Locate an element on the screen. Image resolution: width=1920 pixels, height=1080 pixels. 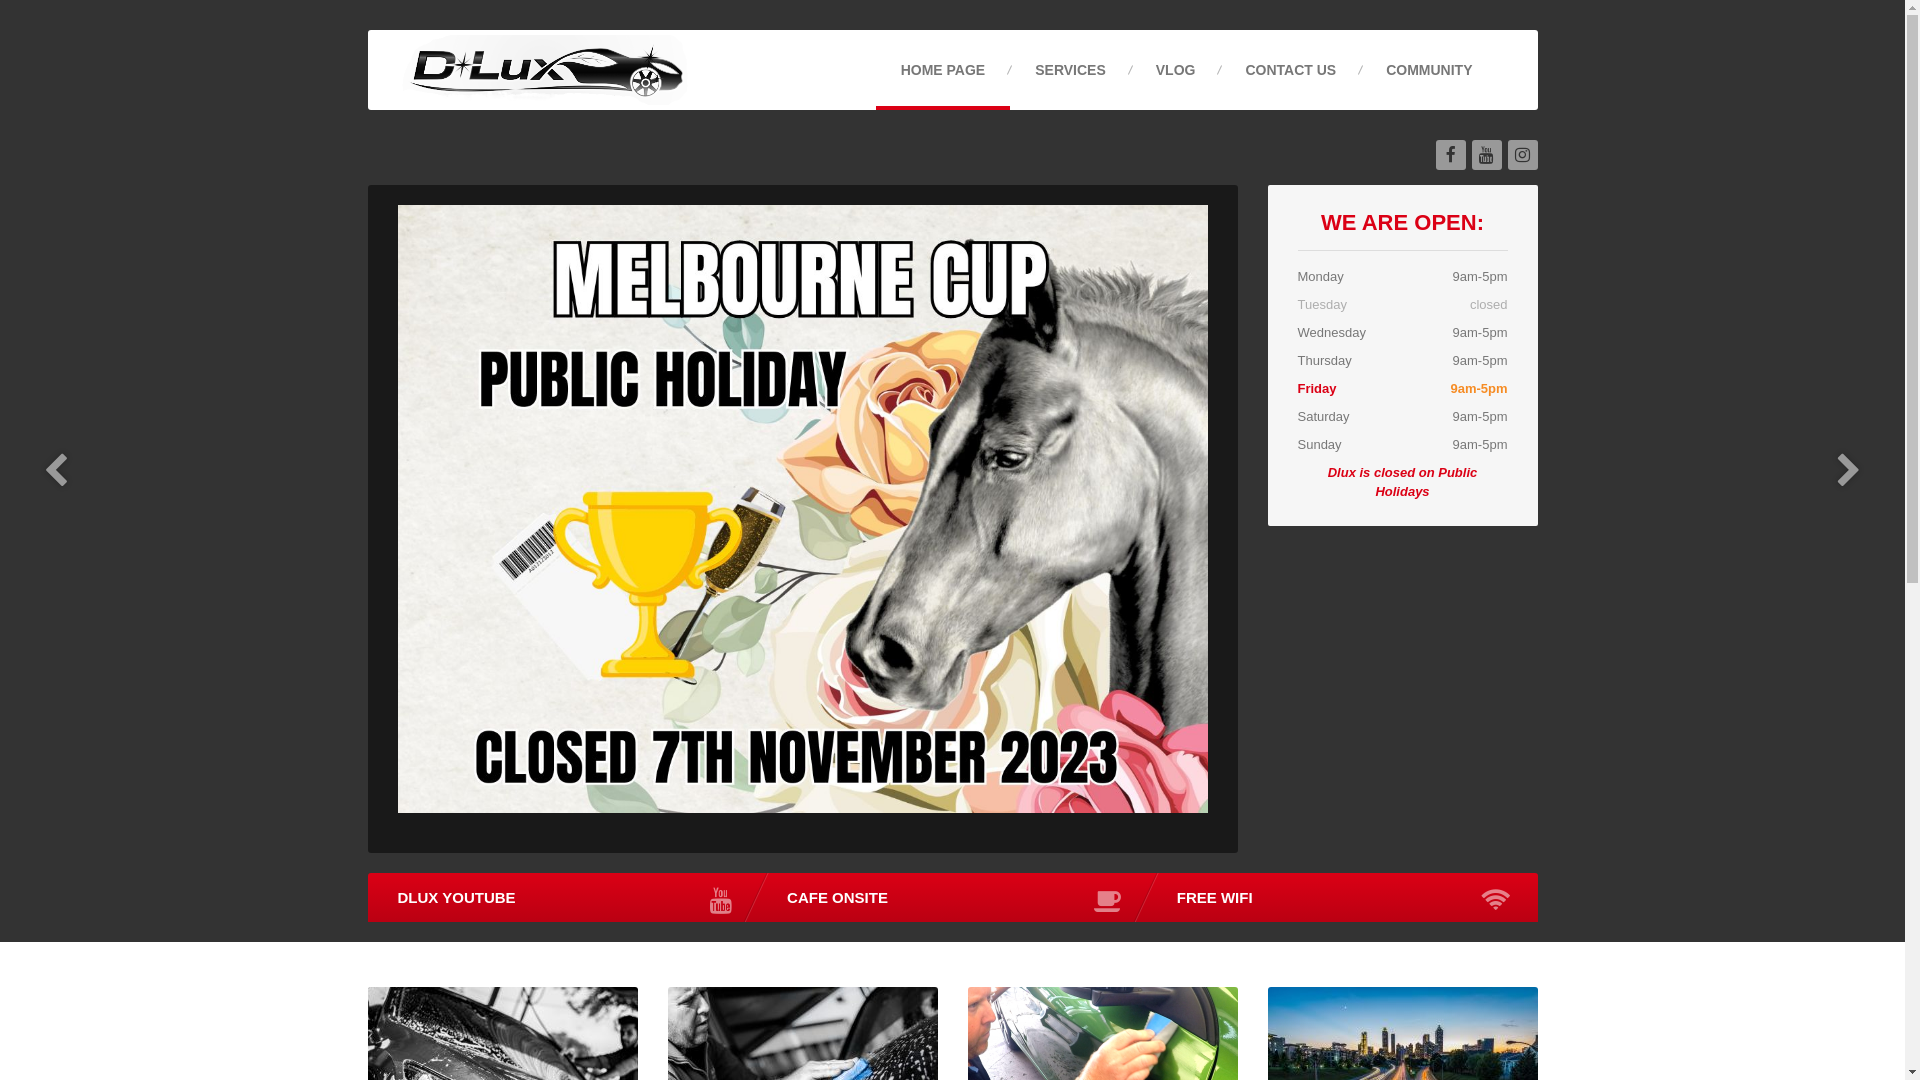
'CONTACT US' is located at coordinates (1290, 68).